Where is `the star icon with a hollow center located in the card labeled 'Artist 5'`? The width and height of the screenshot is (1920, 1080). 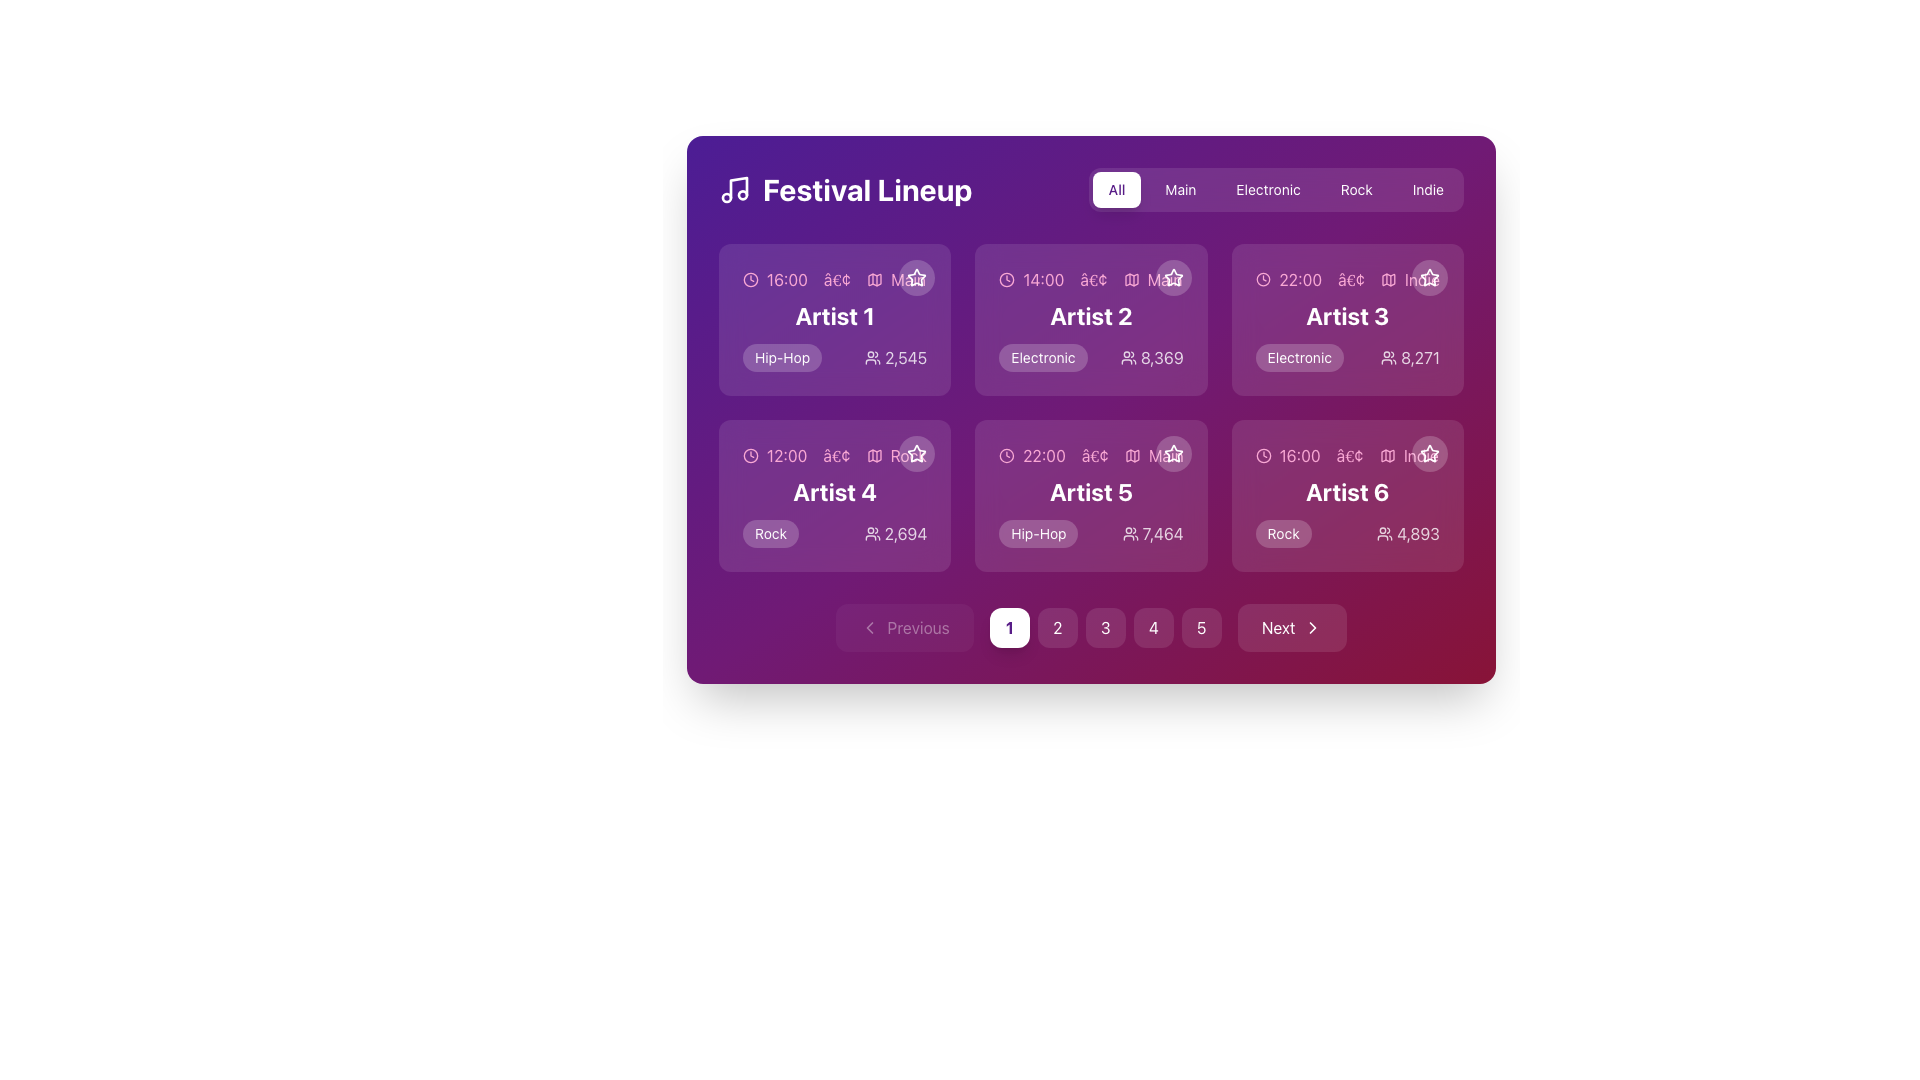
the star icon with a hollow center located in the card labeled 'Artist 5' is located at coordinates (1173, 454).